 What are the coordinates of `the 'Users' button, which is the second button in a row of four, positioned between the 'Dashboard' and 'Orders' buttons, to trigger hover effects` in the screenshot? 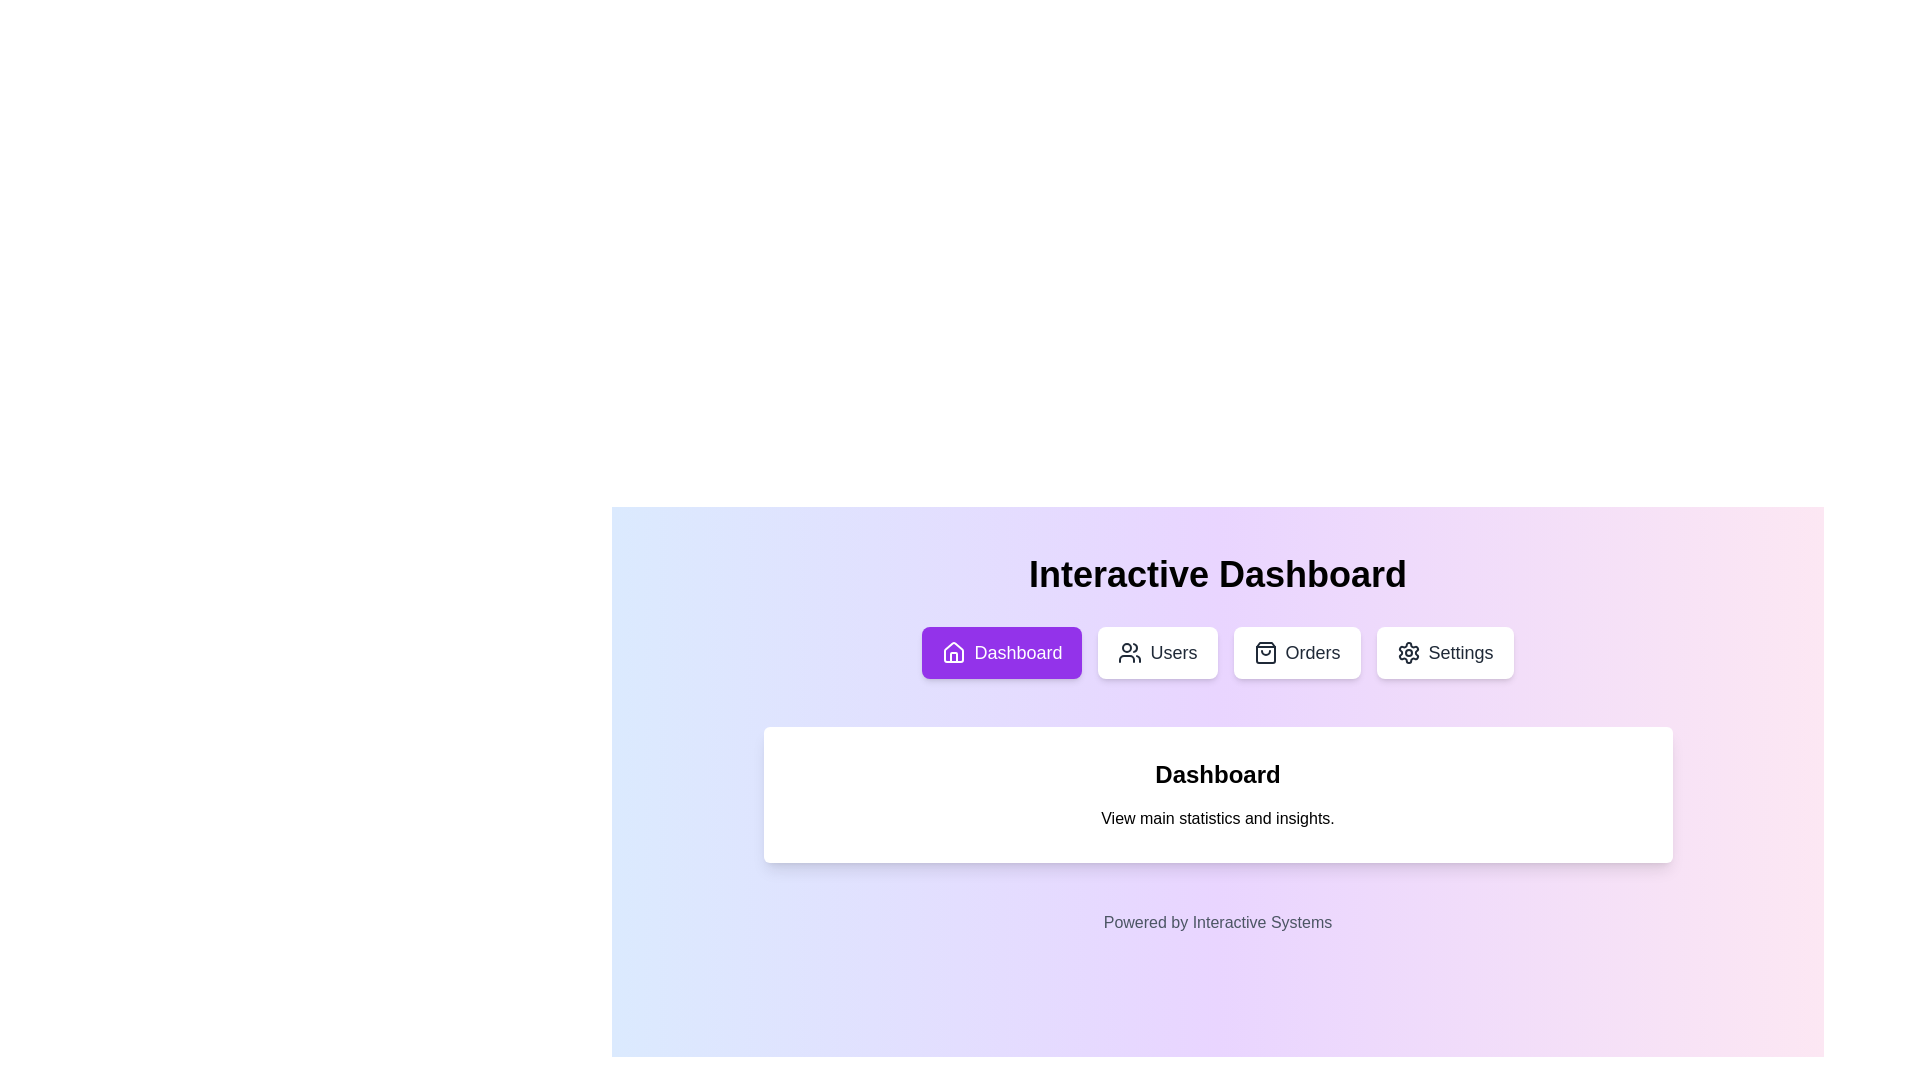 It's located at (1157, 652).